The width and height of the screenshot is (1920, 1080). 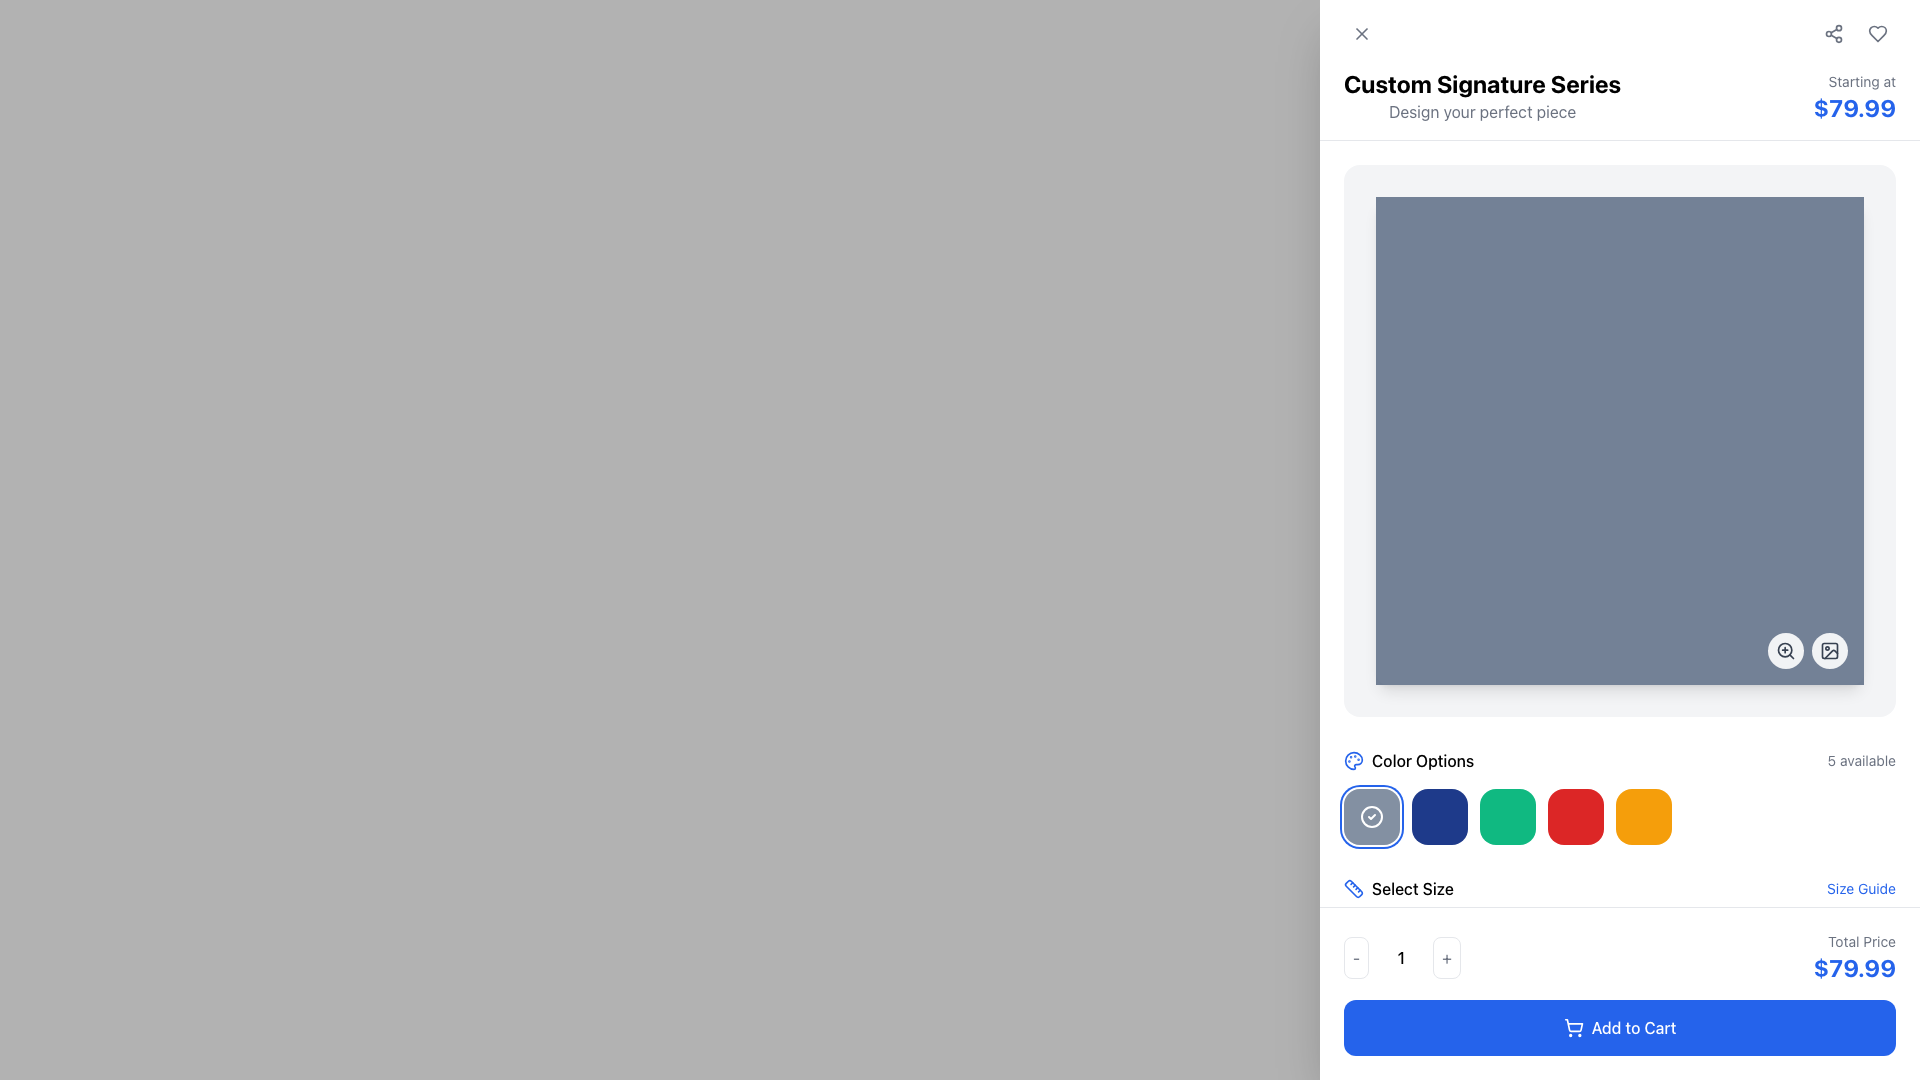 I want to click on text content of the element displaying 'Custom Signature Series', which is a bold and larger heading located at the top of the page, aligned to the left above 'Design your perfect piece', so click(x=1482, y=83).